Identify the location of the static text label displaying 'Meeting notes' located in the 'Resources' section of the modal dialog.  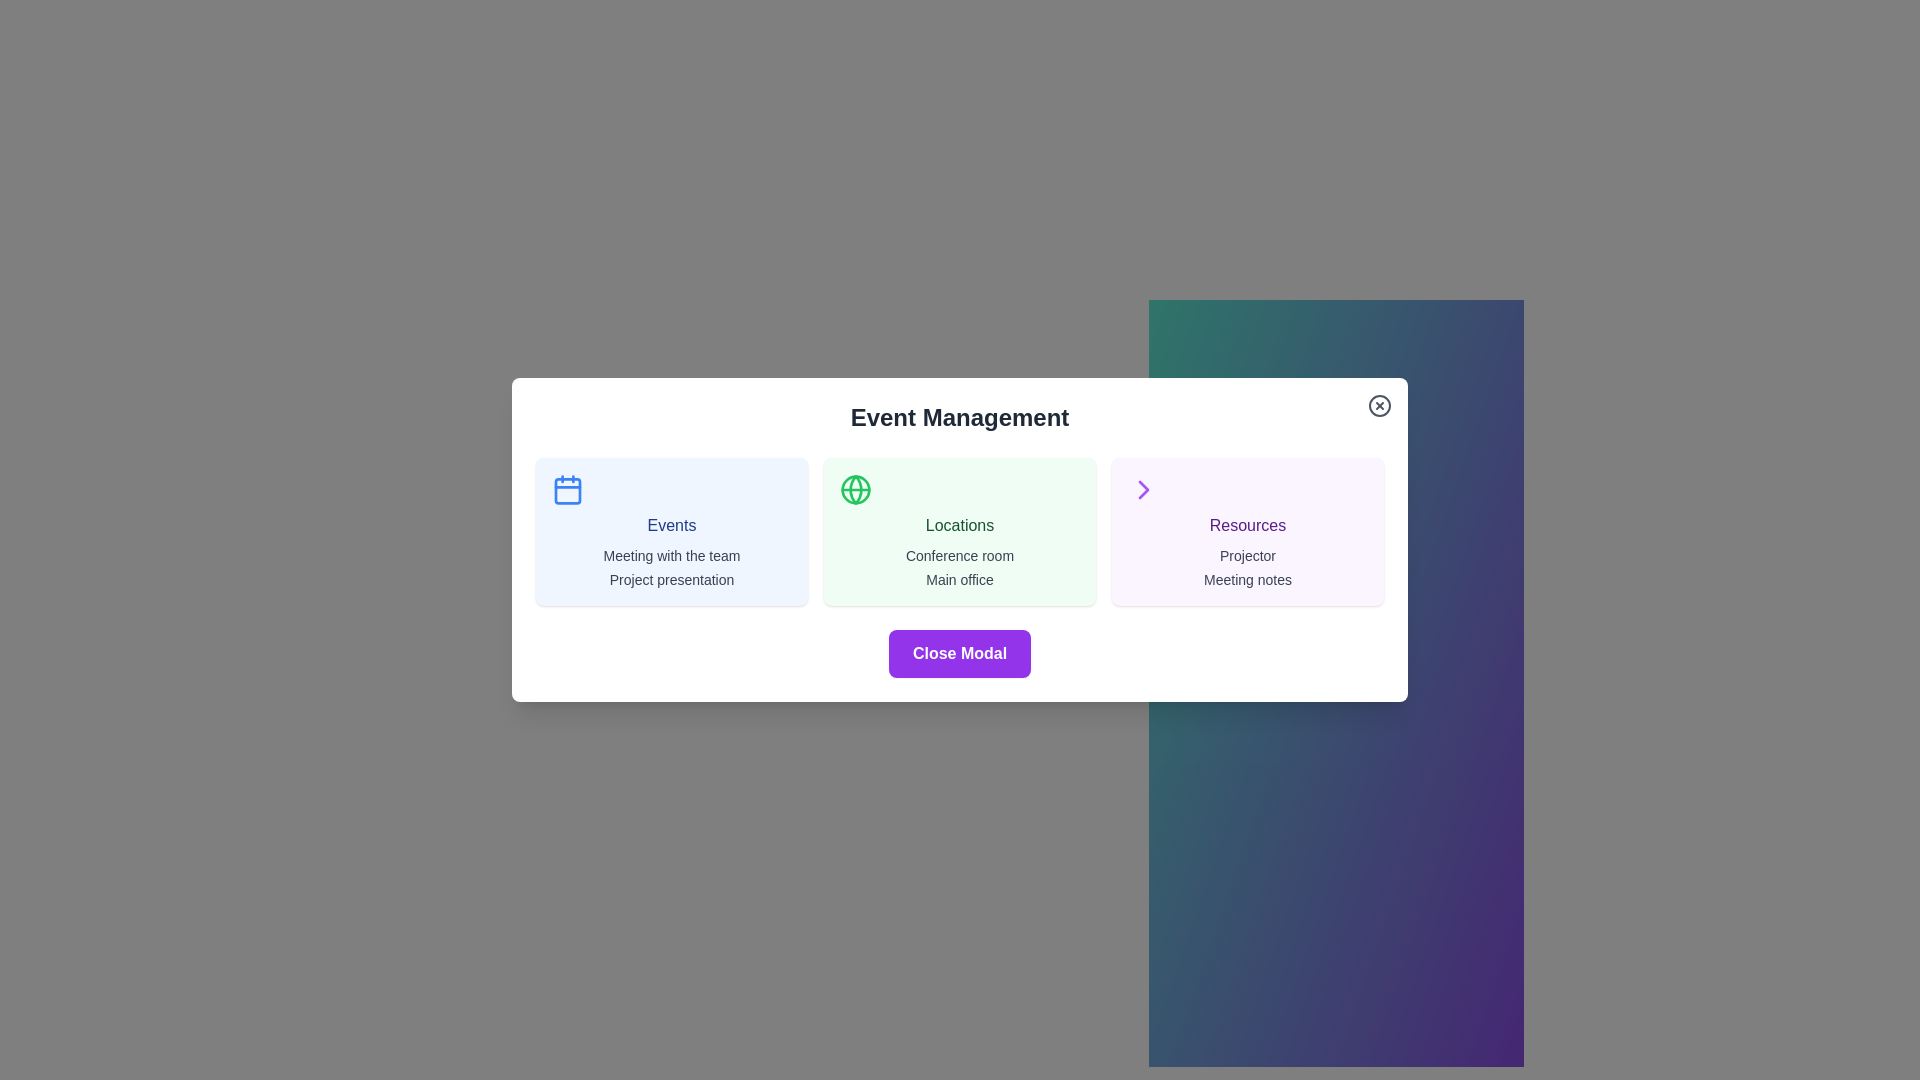
(1247, 579).